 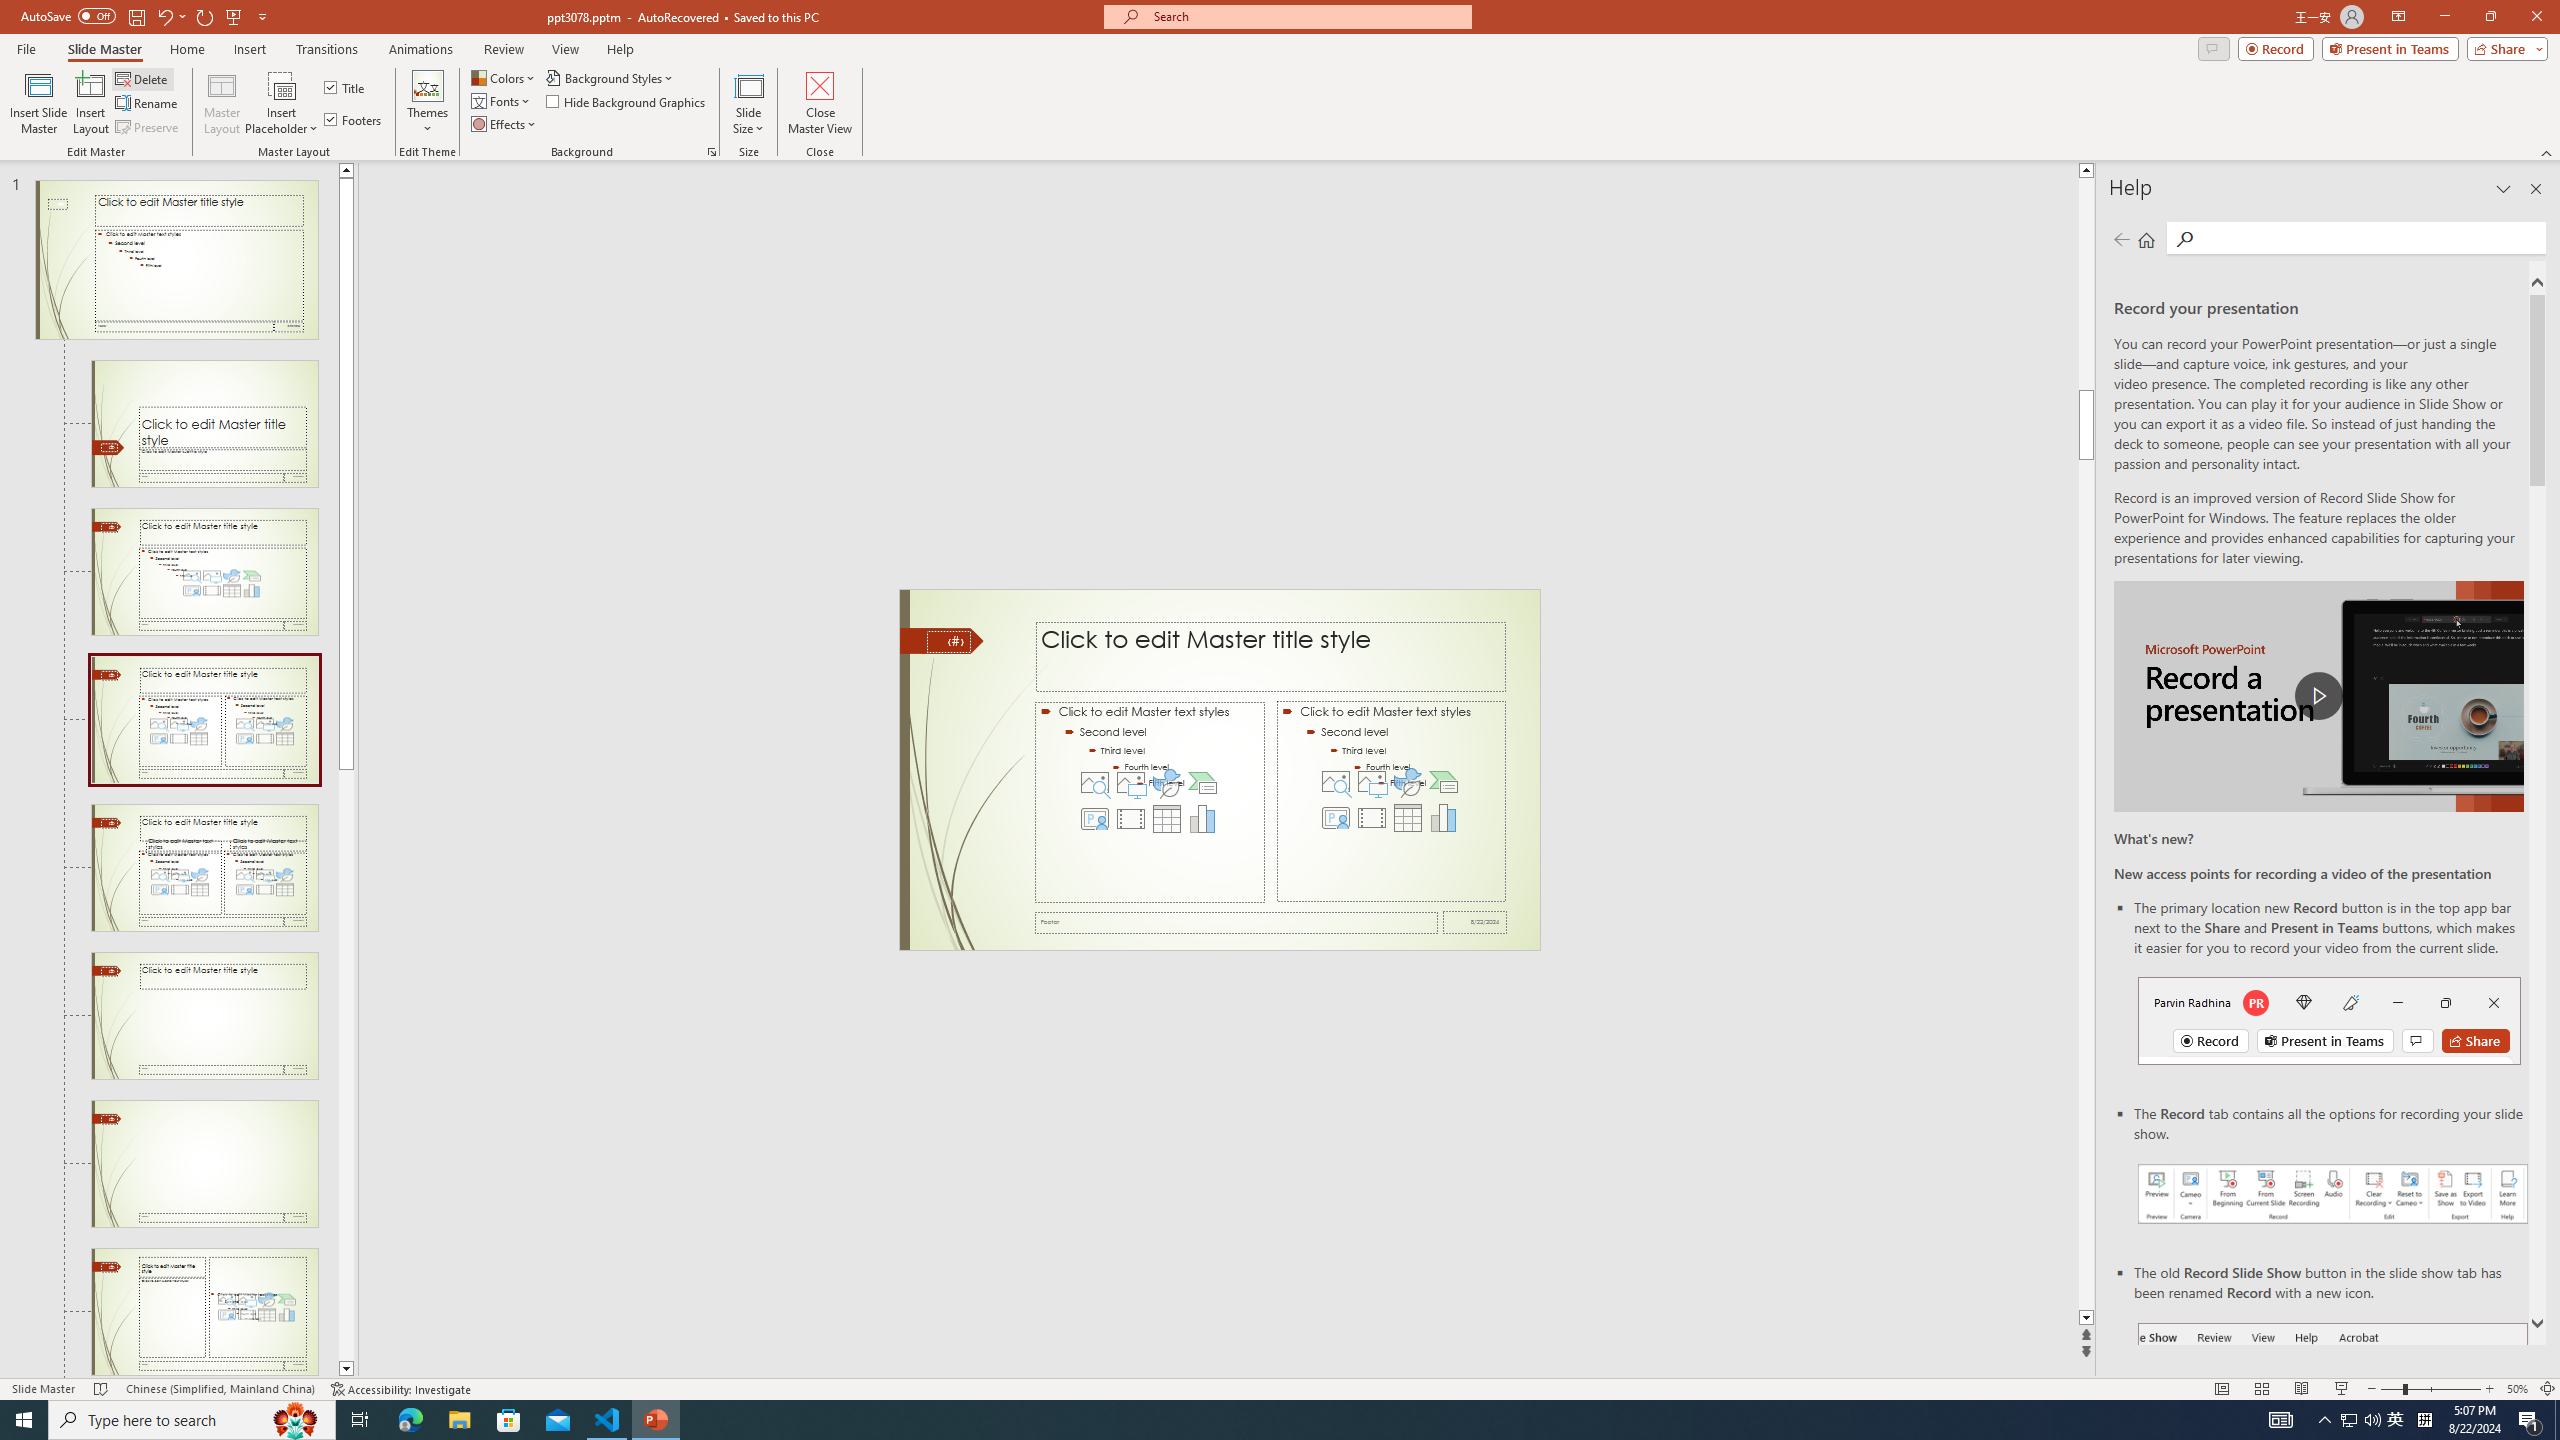 What do you see at coordinates (345, 87) in the screenshot?
I see `'Title'` at bounding box center [345, 87].